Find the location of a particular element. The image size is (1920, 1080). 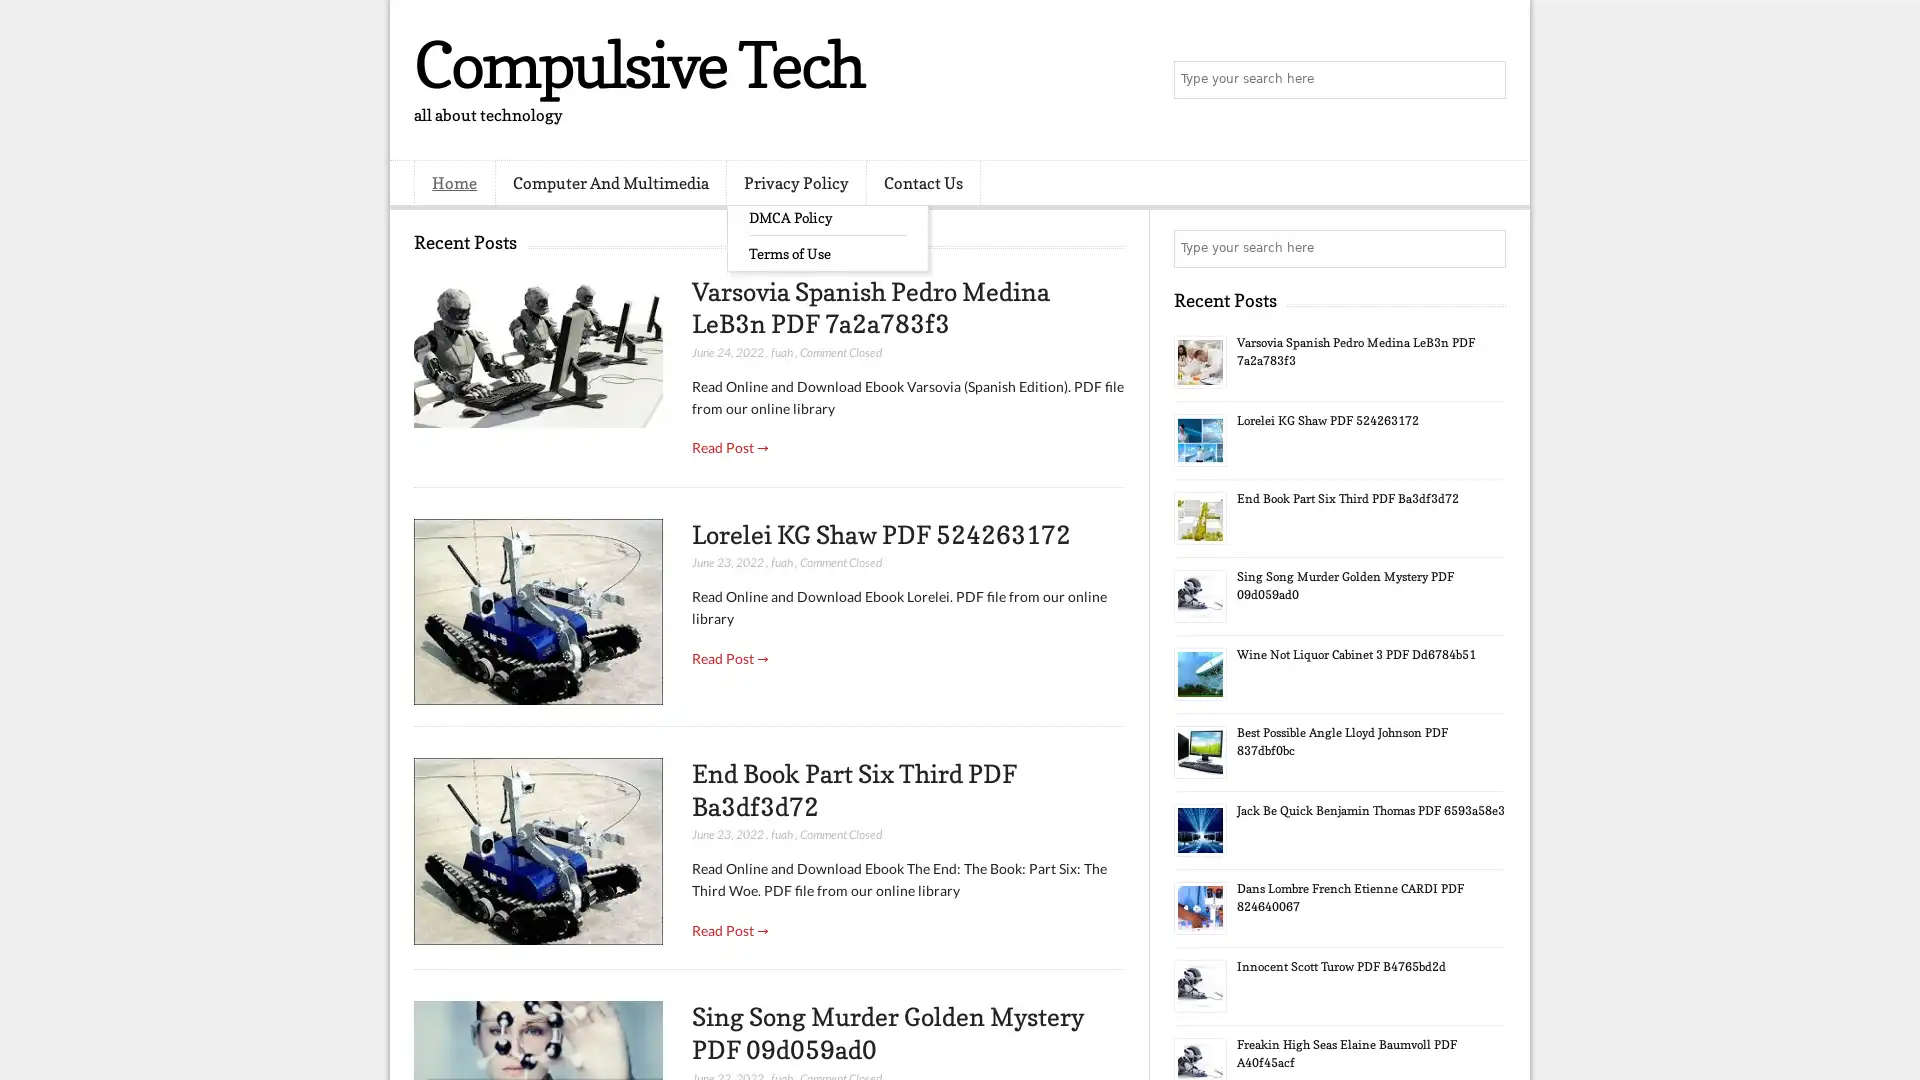

Search is located at coordinates (1485, 248).